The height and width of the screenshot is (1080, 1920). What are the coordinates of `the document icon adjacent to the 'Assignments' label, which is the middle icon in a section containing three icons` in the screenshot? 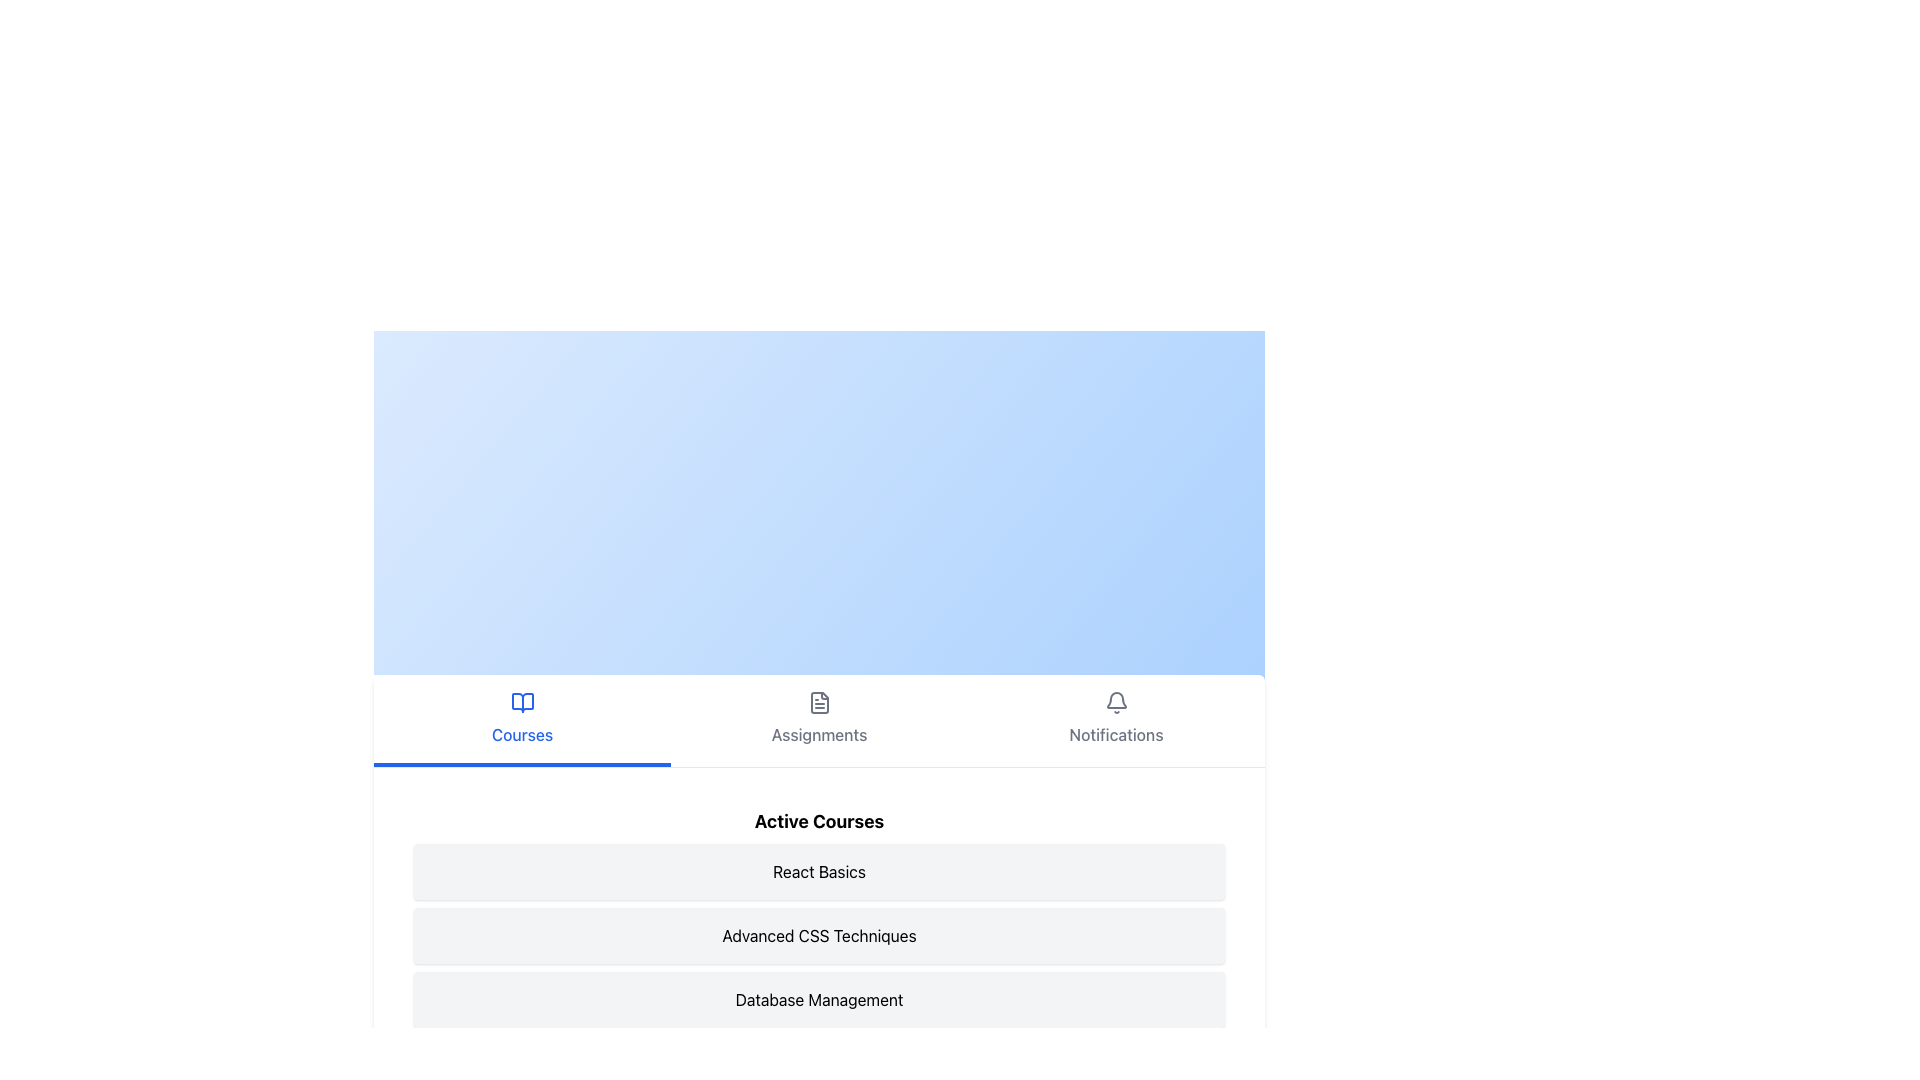 It's located at (819, 701).